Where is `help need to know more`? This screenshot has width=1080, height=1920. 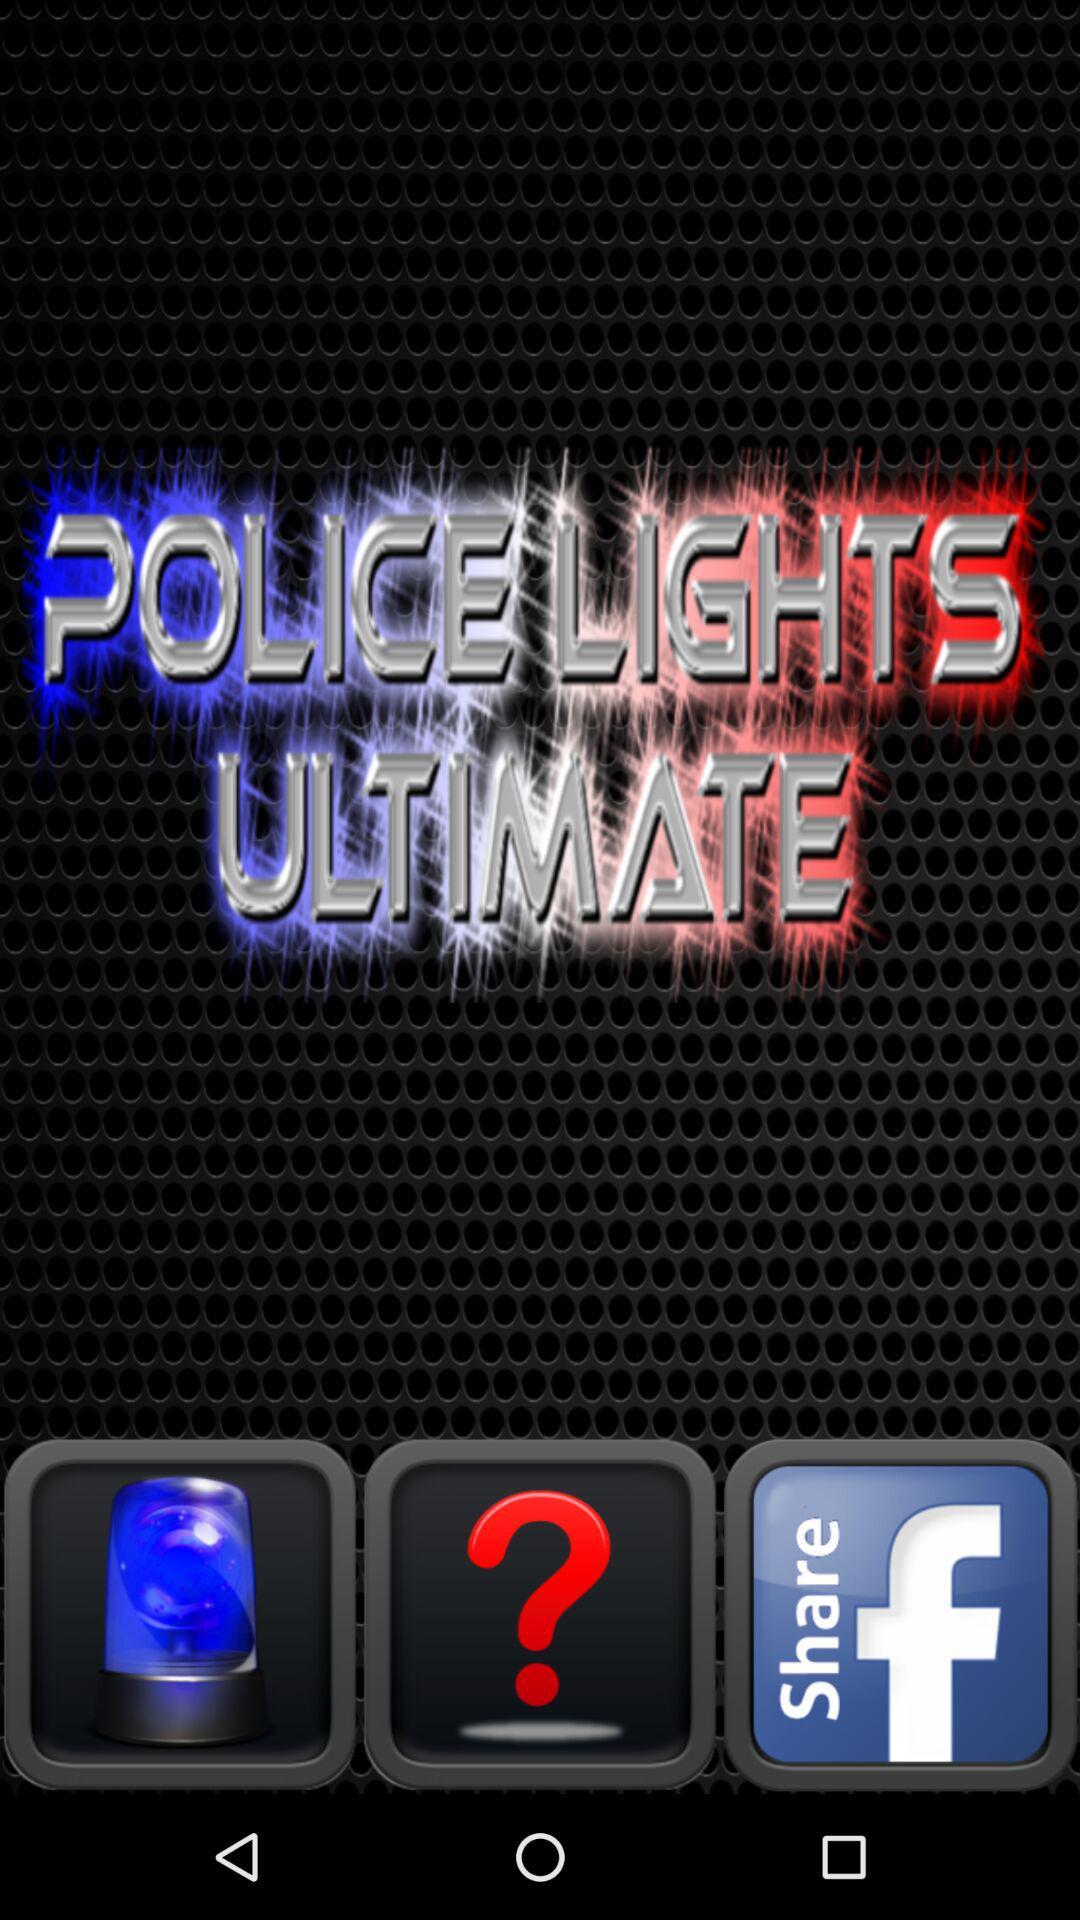 help need to know more is located at coordinates (540, 1613).